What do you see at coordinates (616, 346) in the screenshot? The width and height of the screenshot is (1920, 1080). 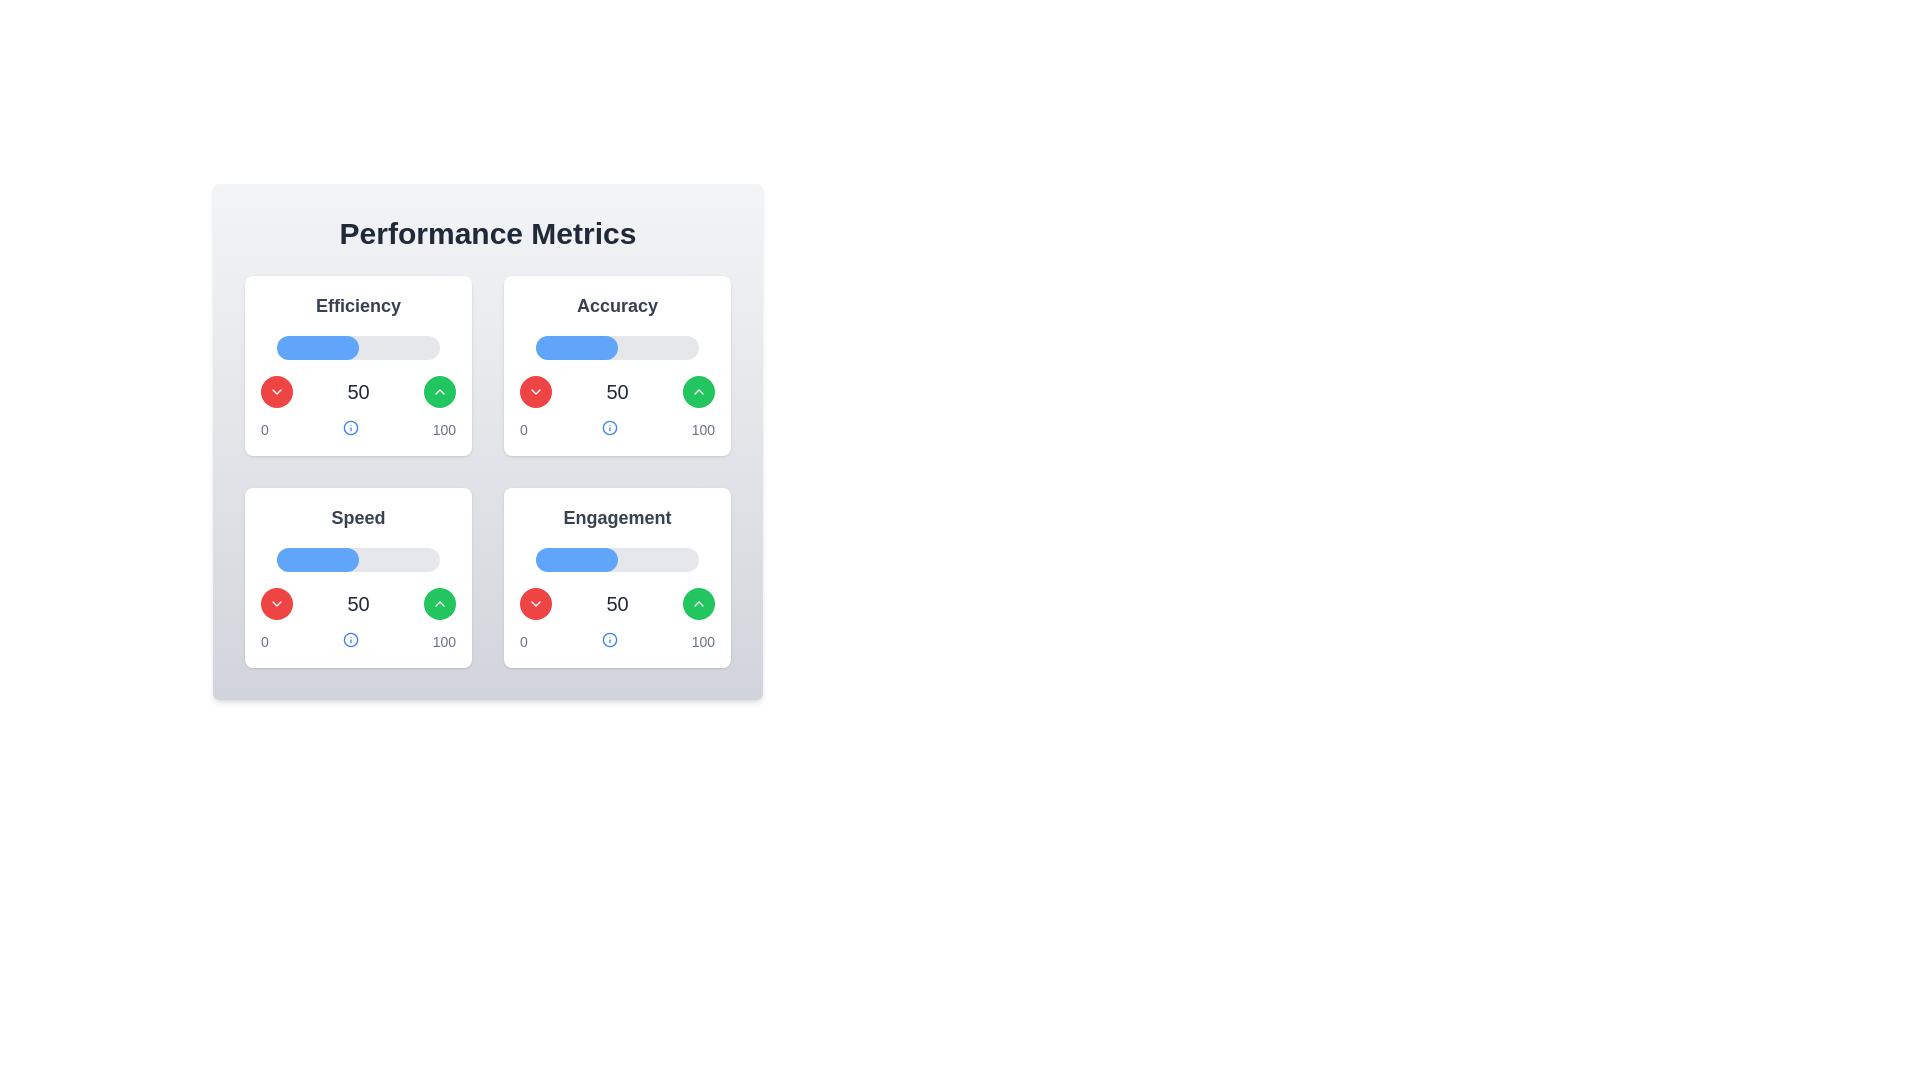 I see `the 'Accuracy' progress bar located in the top-right card of the performance metric grid` at bounding box center [616, 346].